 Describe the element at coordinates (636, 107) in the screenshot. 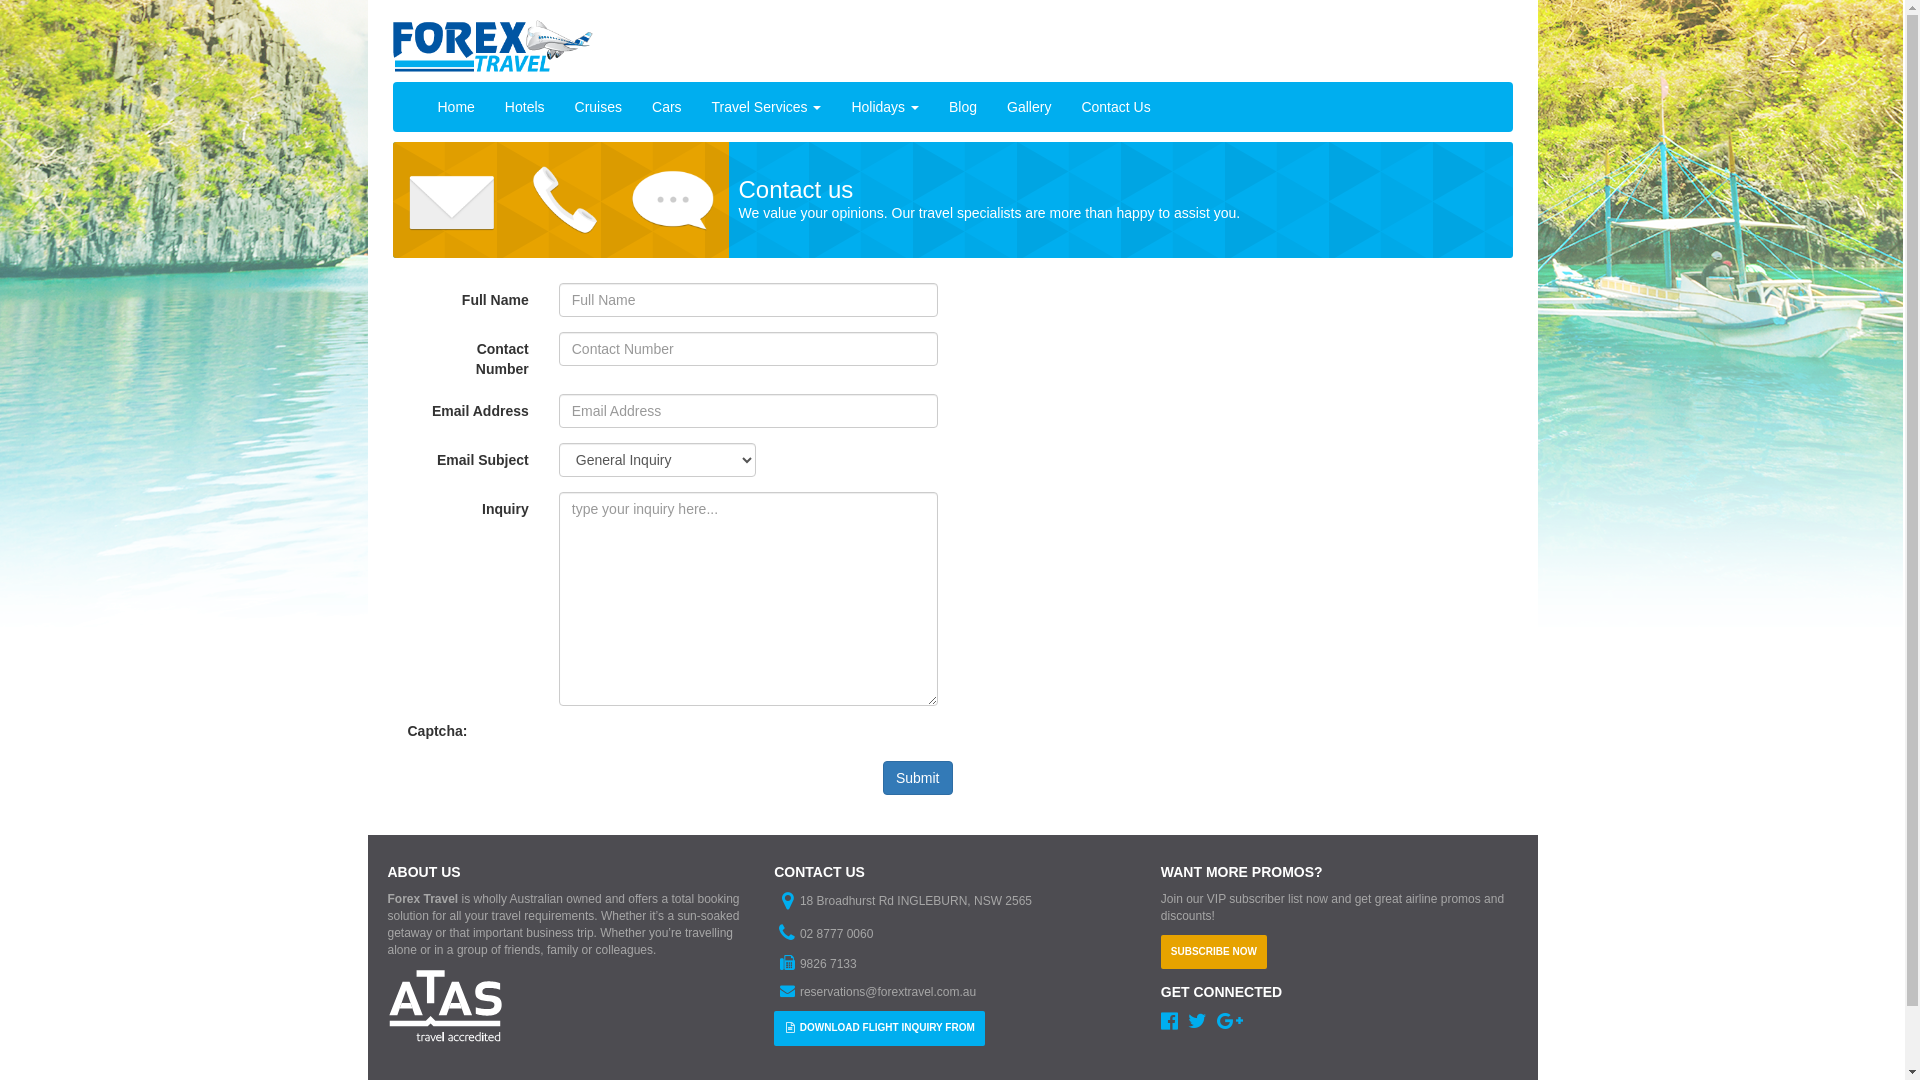

I see `'Cars'` at that location.